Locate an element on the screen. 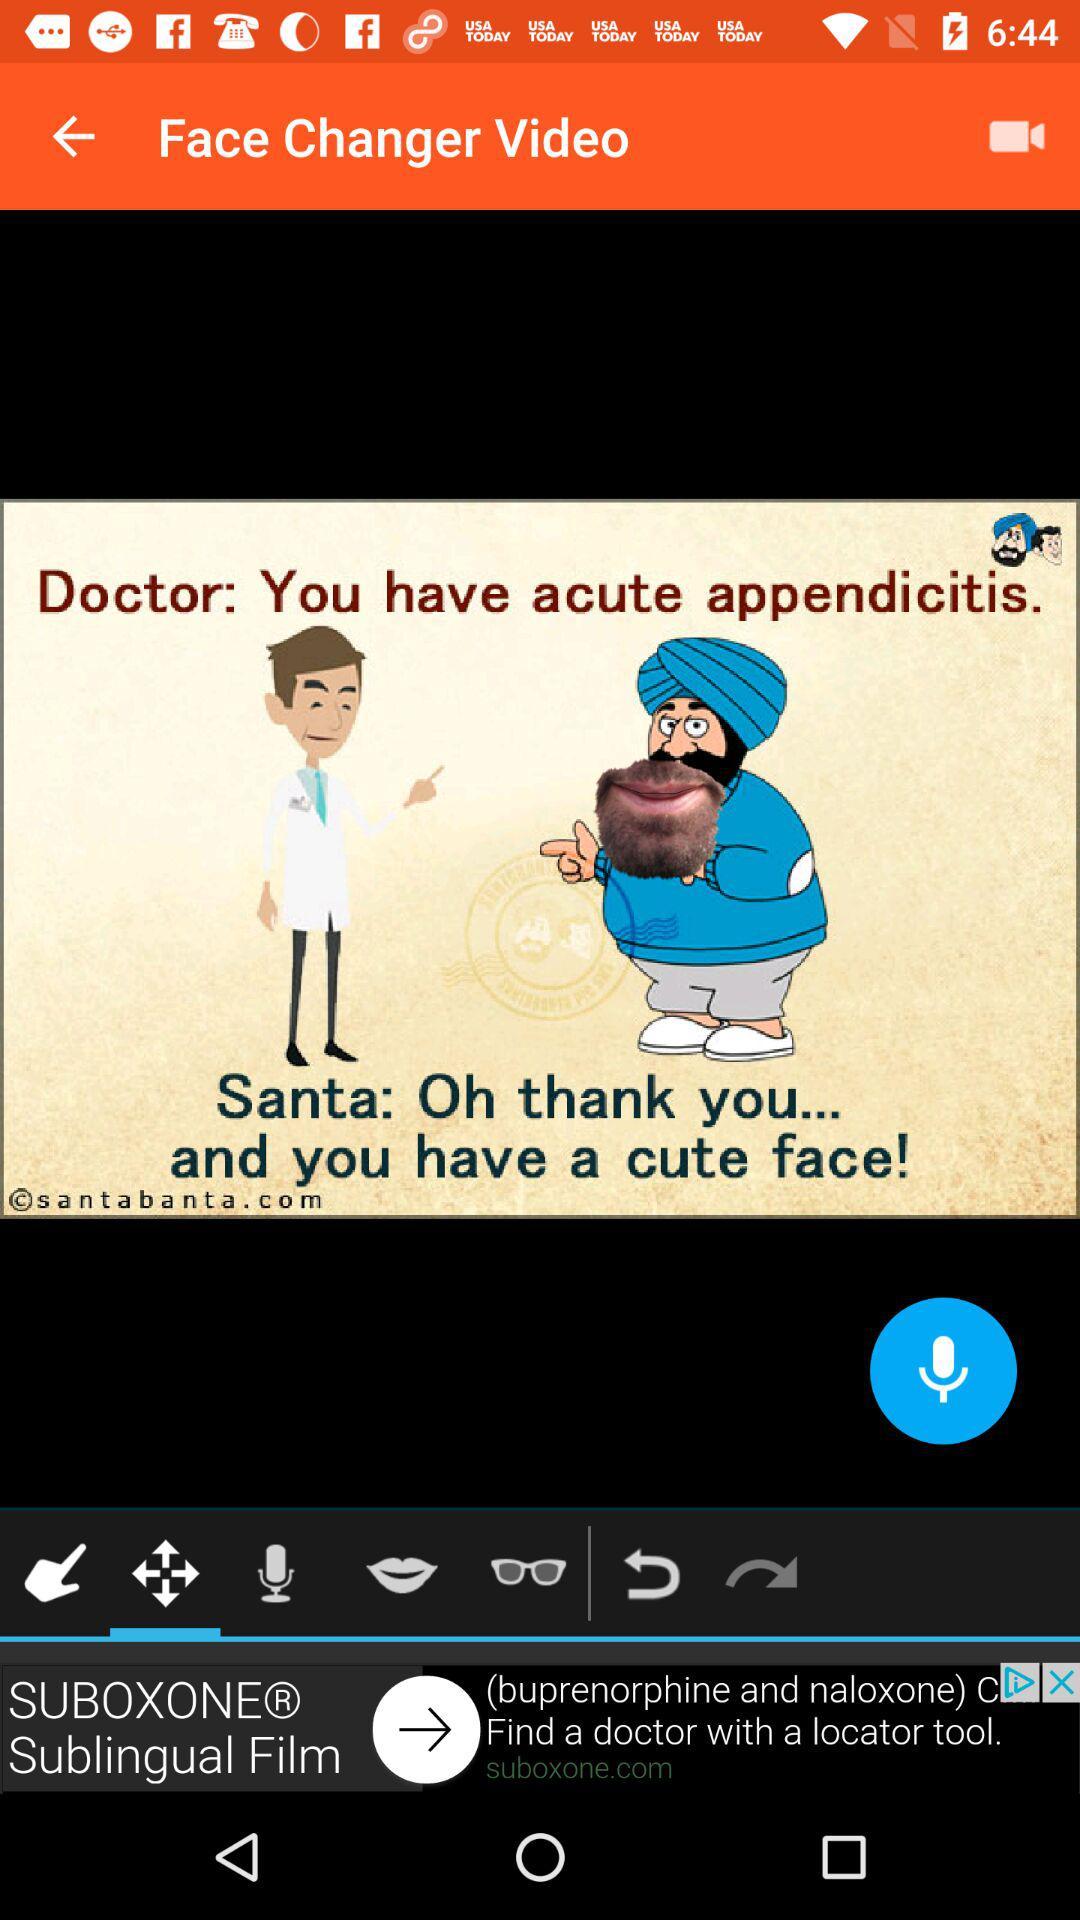  the microphone icon is located at coordinates (275, 1572).